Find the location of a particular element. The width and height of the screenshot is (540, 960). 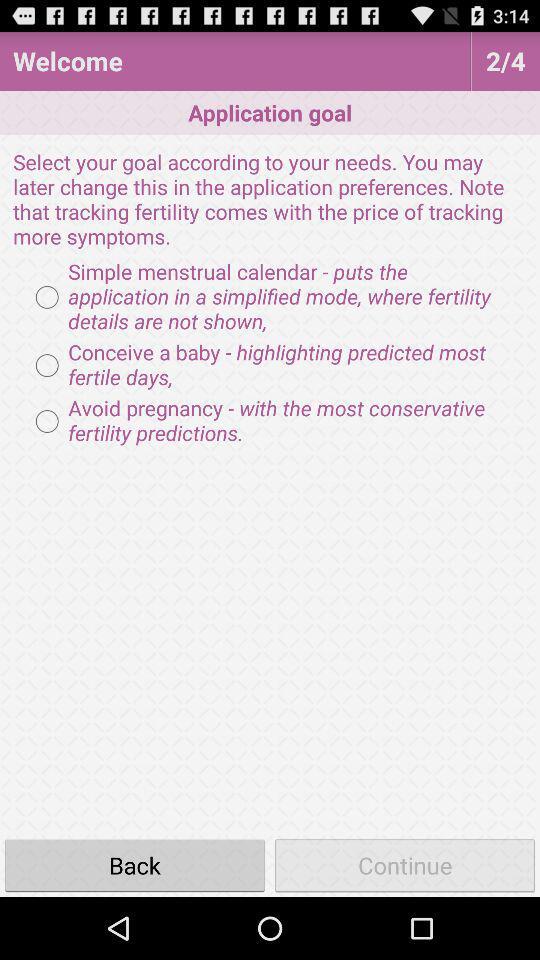

the icon above the avoid pregnancy with icon is located at coordinates (270, 364).